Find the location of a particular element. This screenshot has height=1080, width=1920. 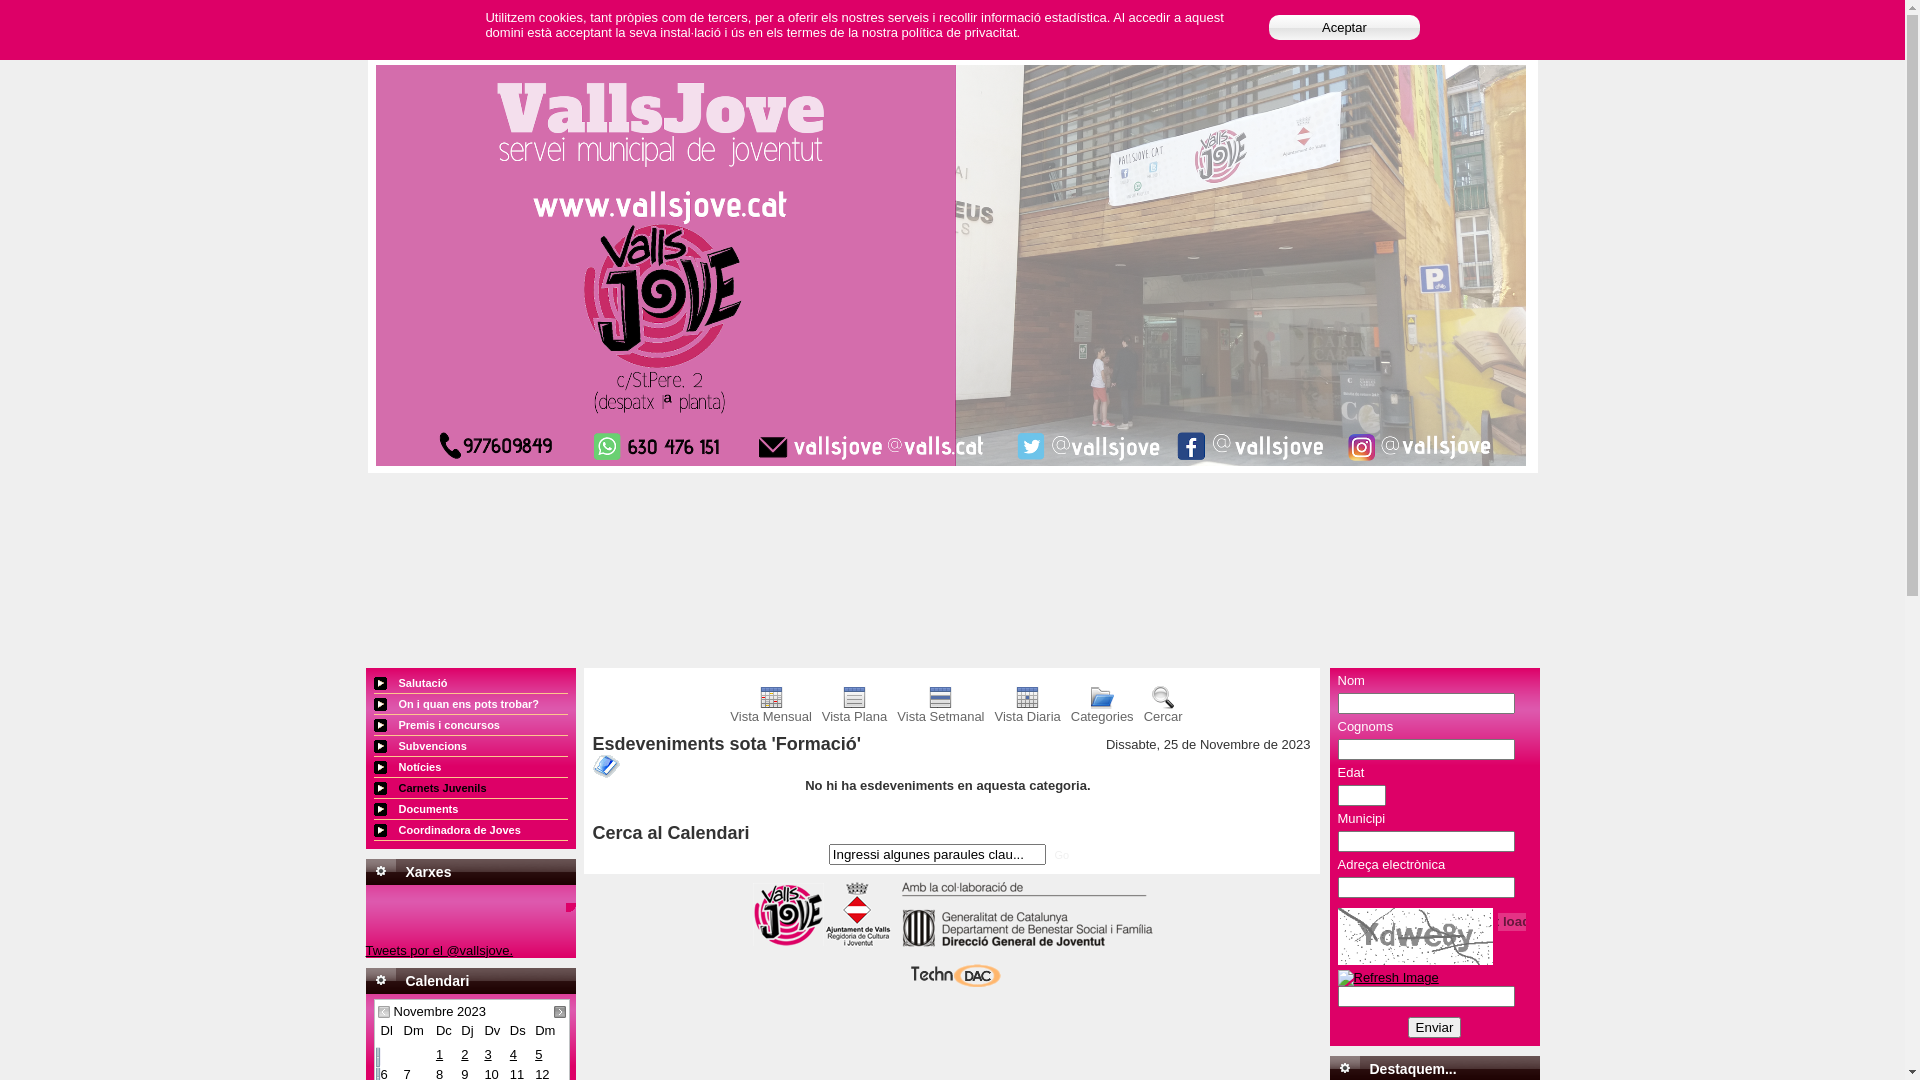

'5' is located at coordinates (538, 1053).